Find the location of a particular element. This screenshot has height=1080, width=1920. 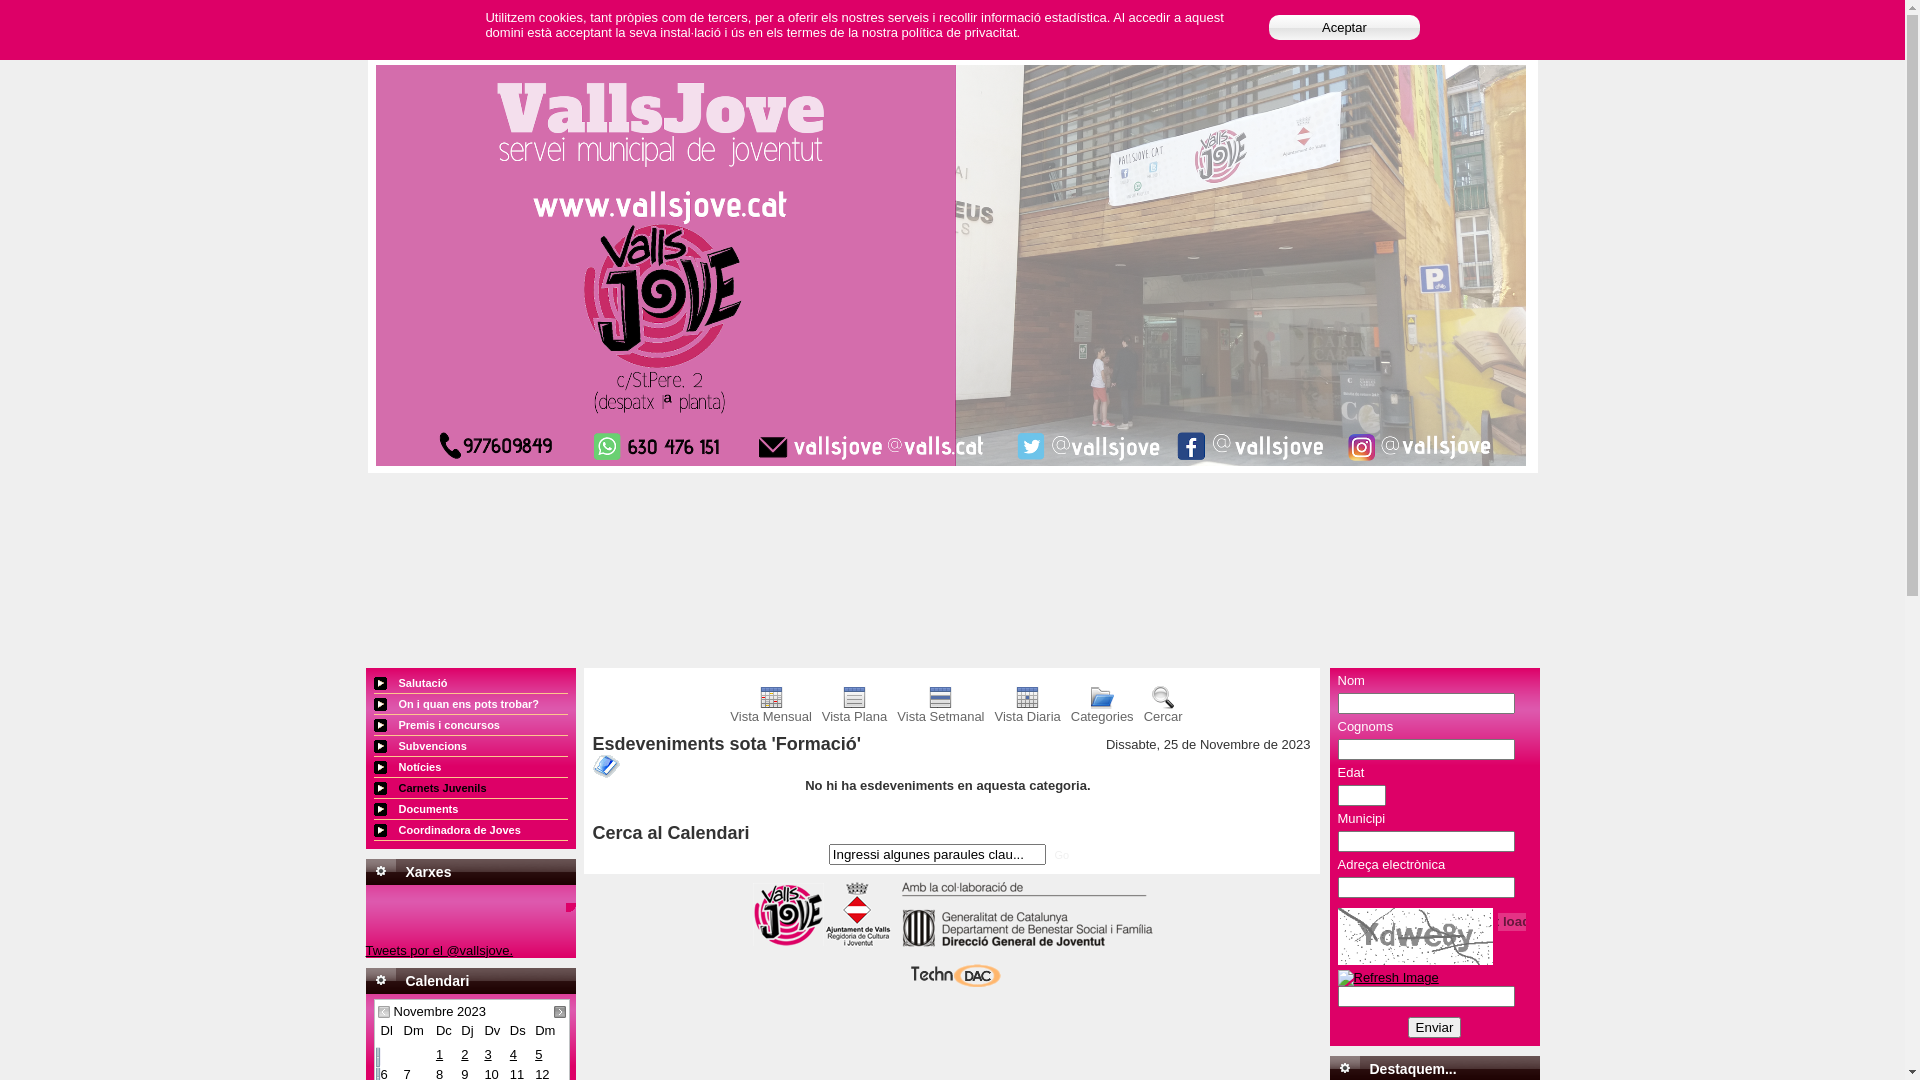

'5' is located at coordinates (538, 1053).